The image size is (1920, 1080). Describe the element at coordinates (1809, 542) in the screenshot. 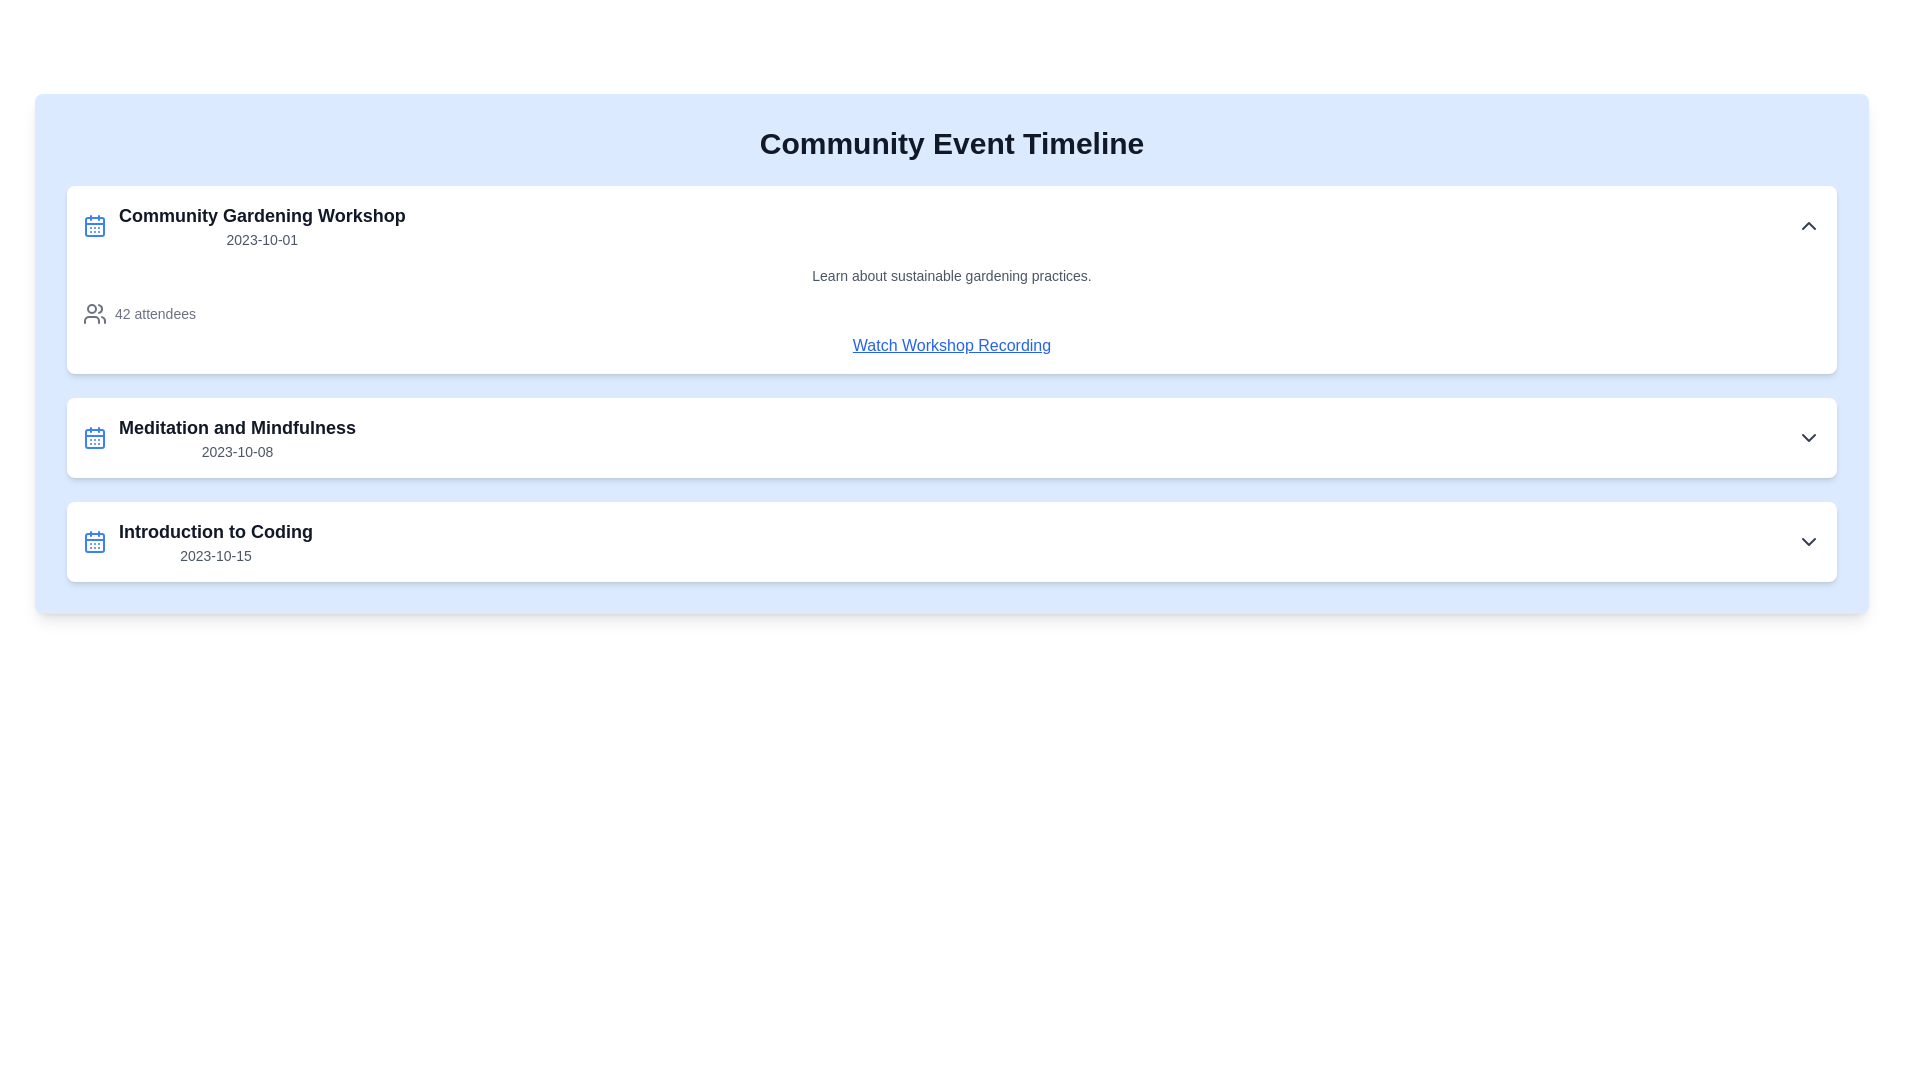

I see `the chevron icon located to the far right of the 'Introduction to Coding 2023-10-15' text` at that location.